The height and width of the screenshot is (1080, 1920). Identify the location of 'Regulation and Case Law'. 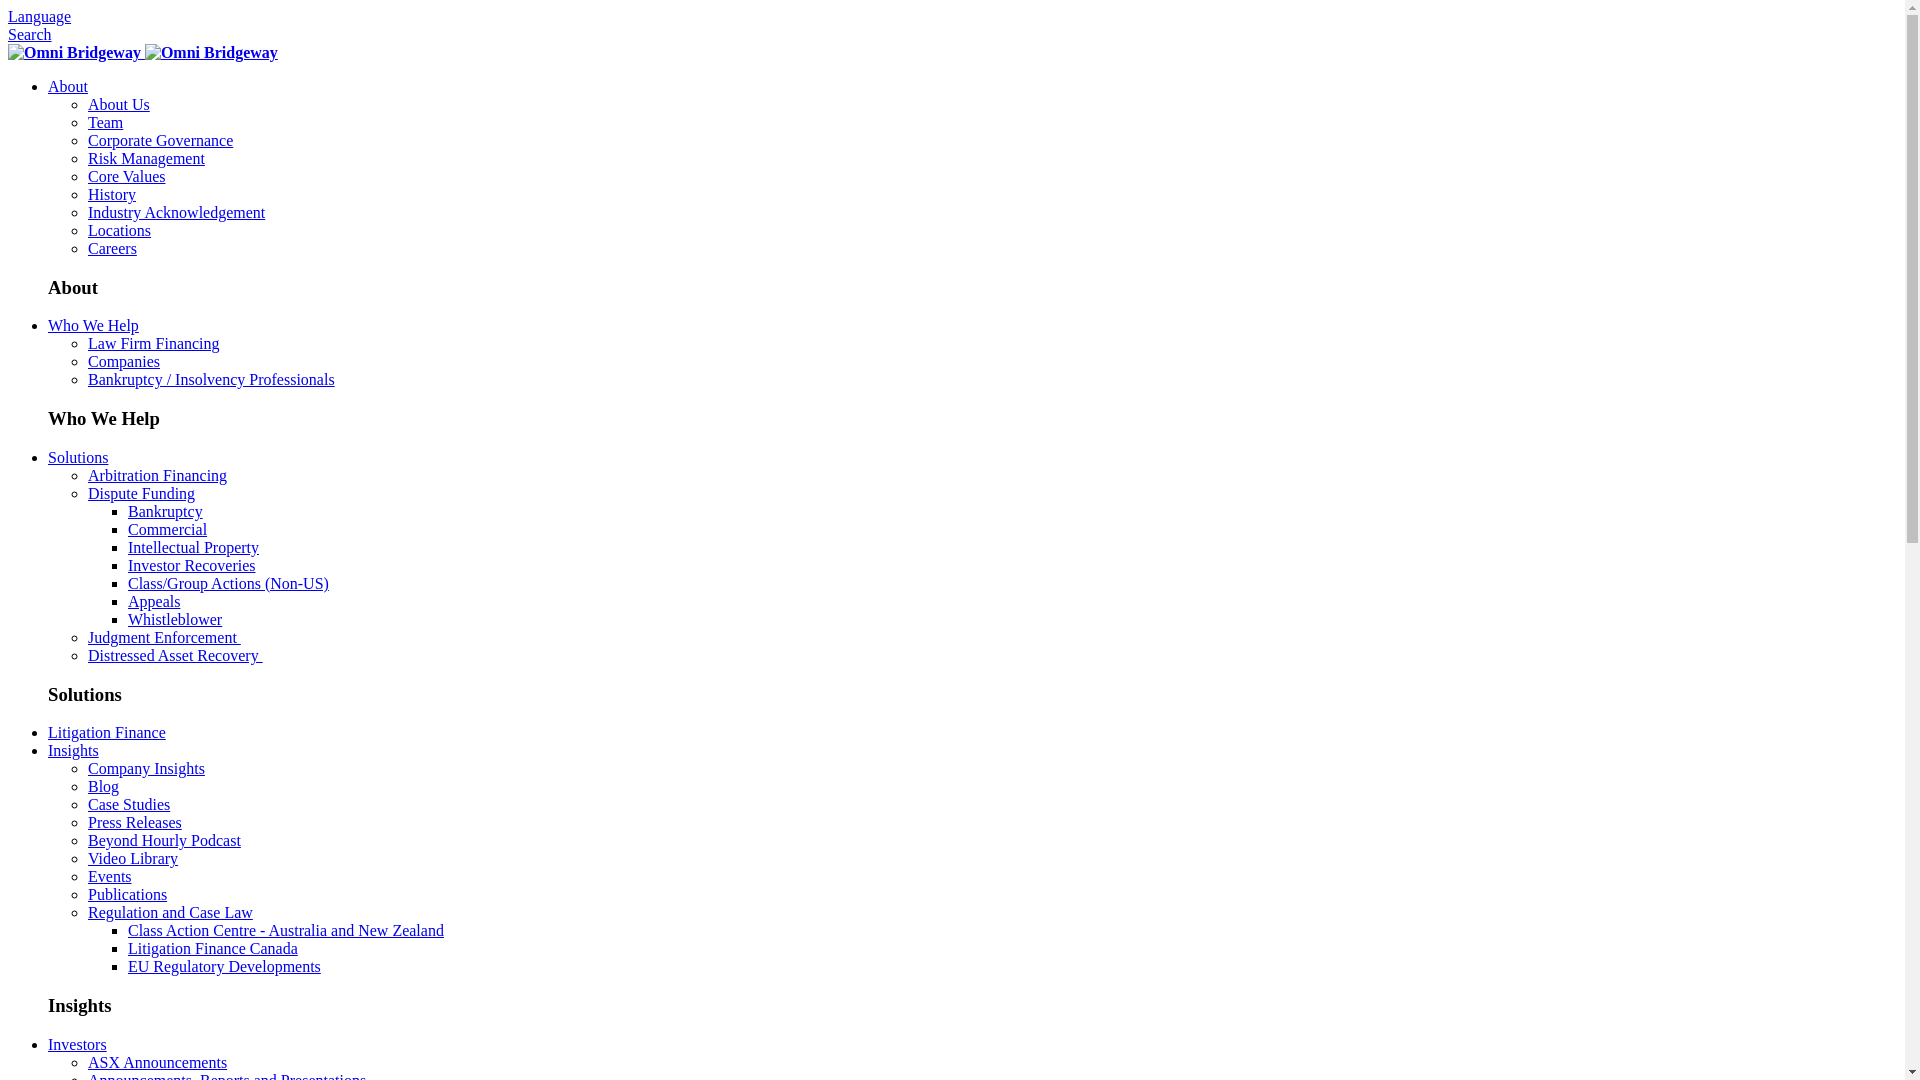
(86, 912).